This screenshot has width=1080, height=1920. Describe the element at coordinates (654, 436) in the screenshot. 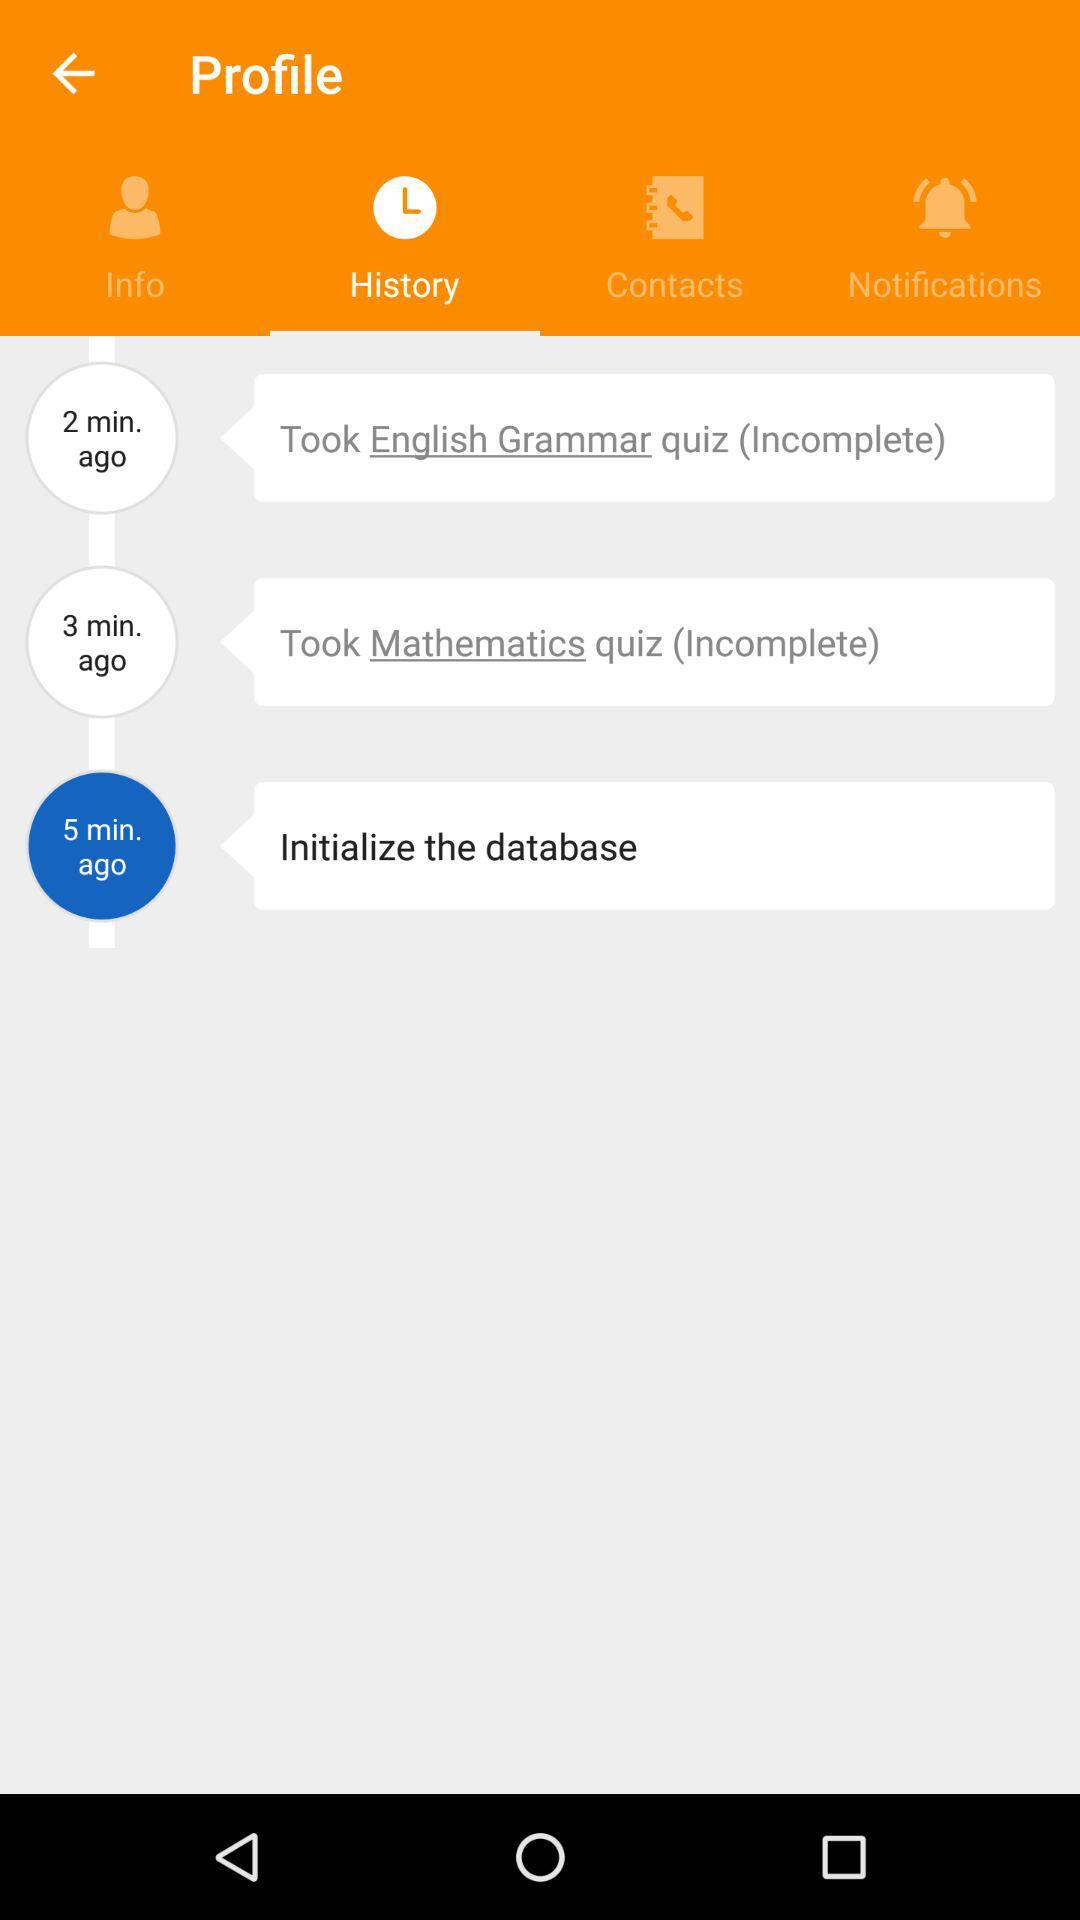

I see `item above the took mathematics quiz item` at that location.